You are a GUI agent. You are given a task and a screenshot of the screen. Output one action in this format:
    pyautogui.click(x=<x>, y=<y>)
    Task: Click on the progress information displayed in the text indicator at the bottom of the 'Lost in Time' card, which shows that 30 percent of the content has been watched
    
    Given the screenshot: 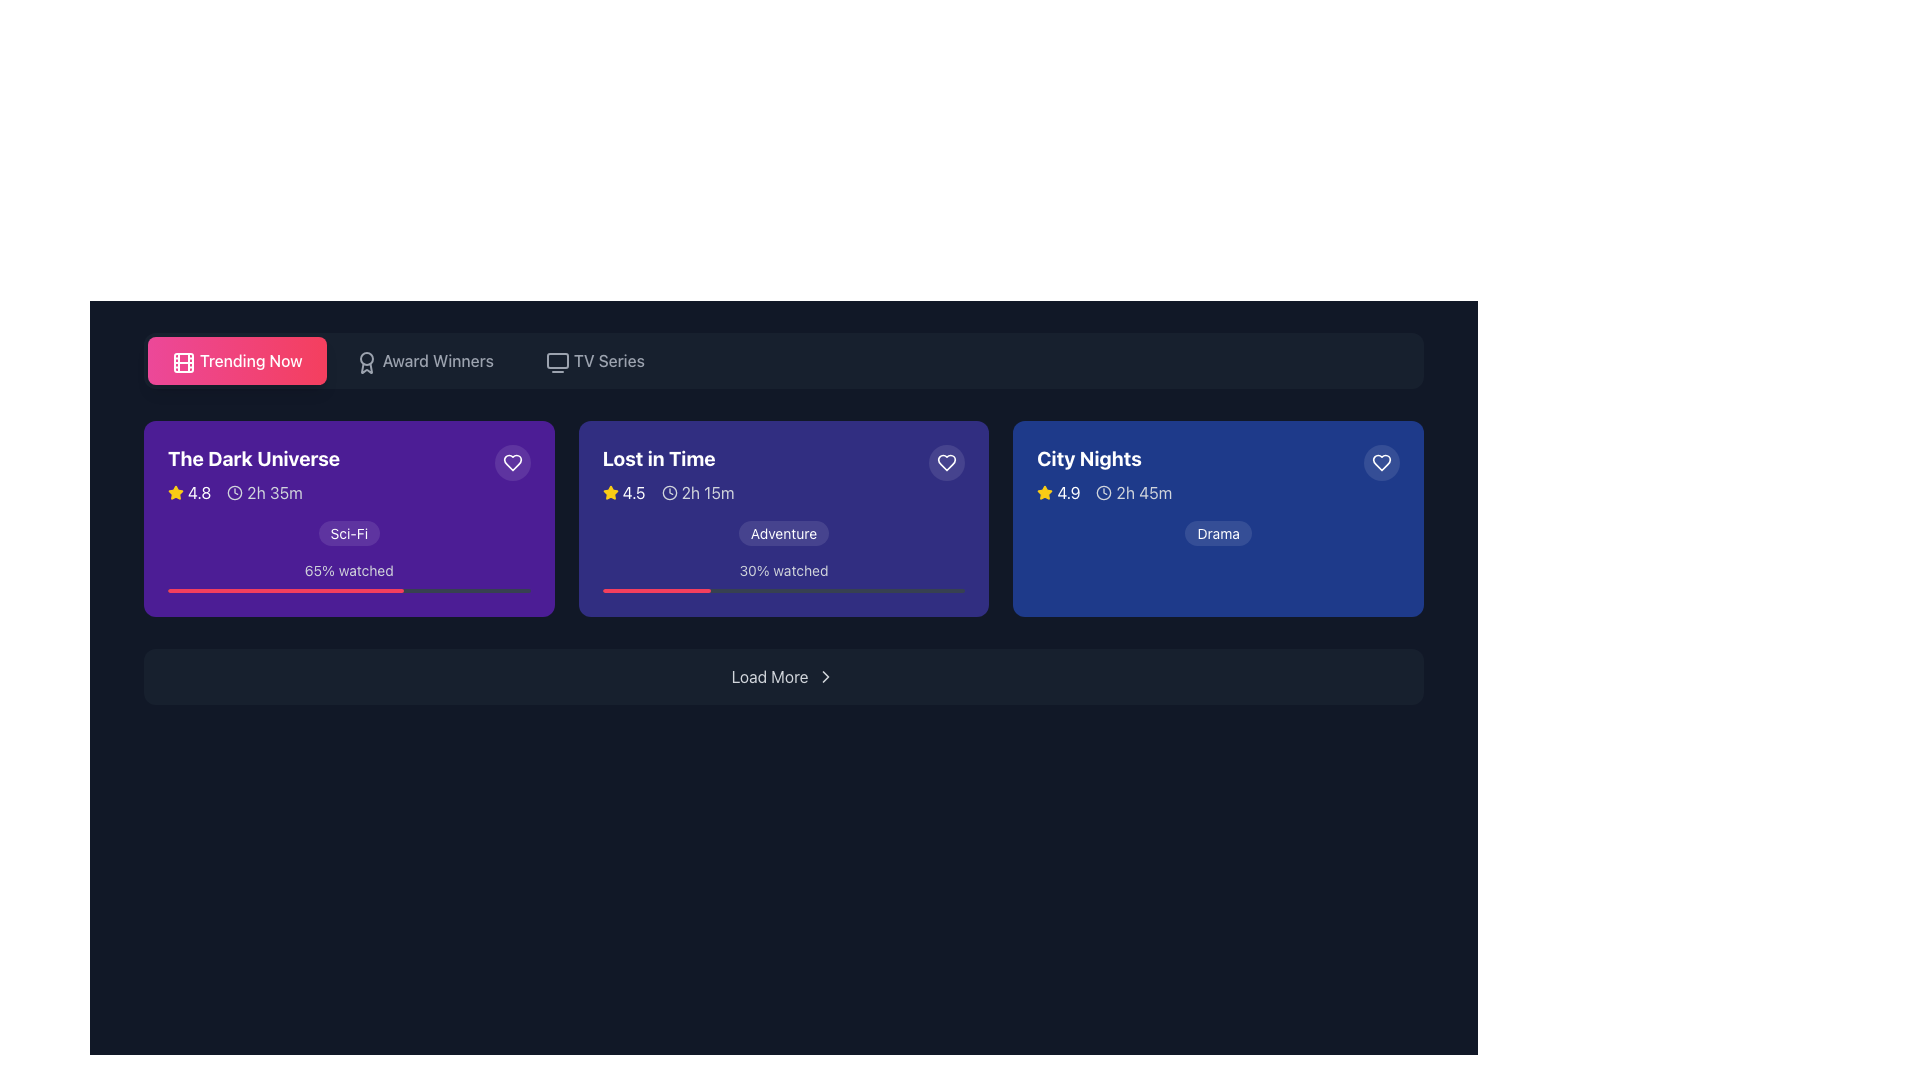 What is the action you would take?
    pyautogui.click(x=782, y=577)
    